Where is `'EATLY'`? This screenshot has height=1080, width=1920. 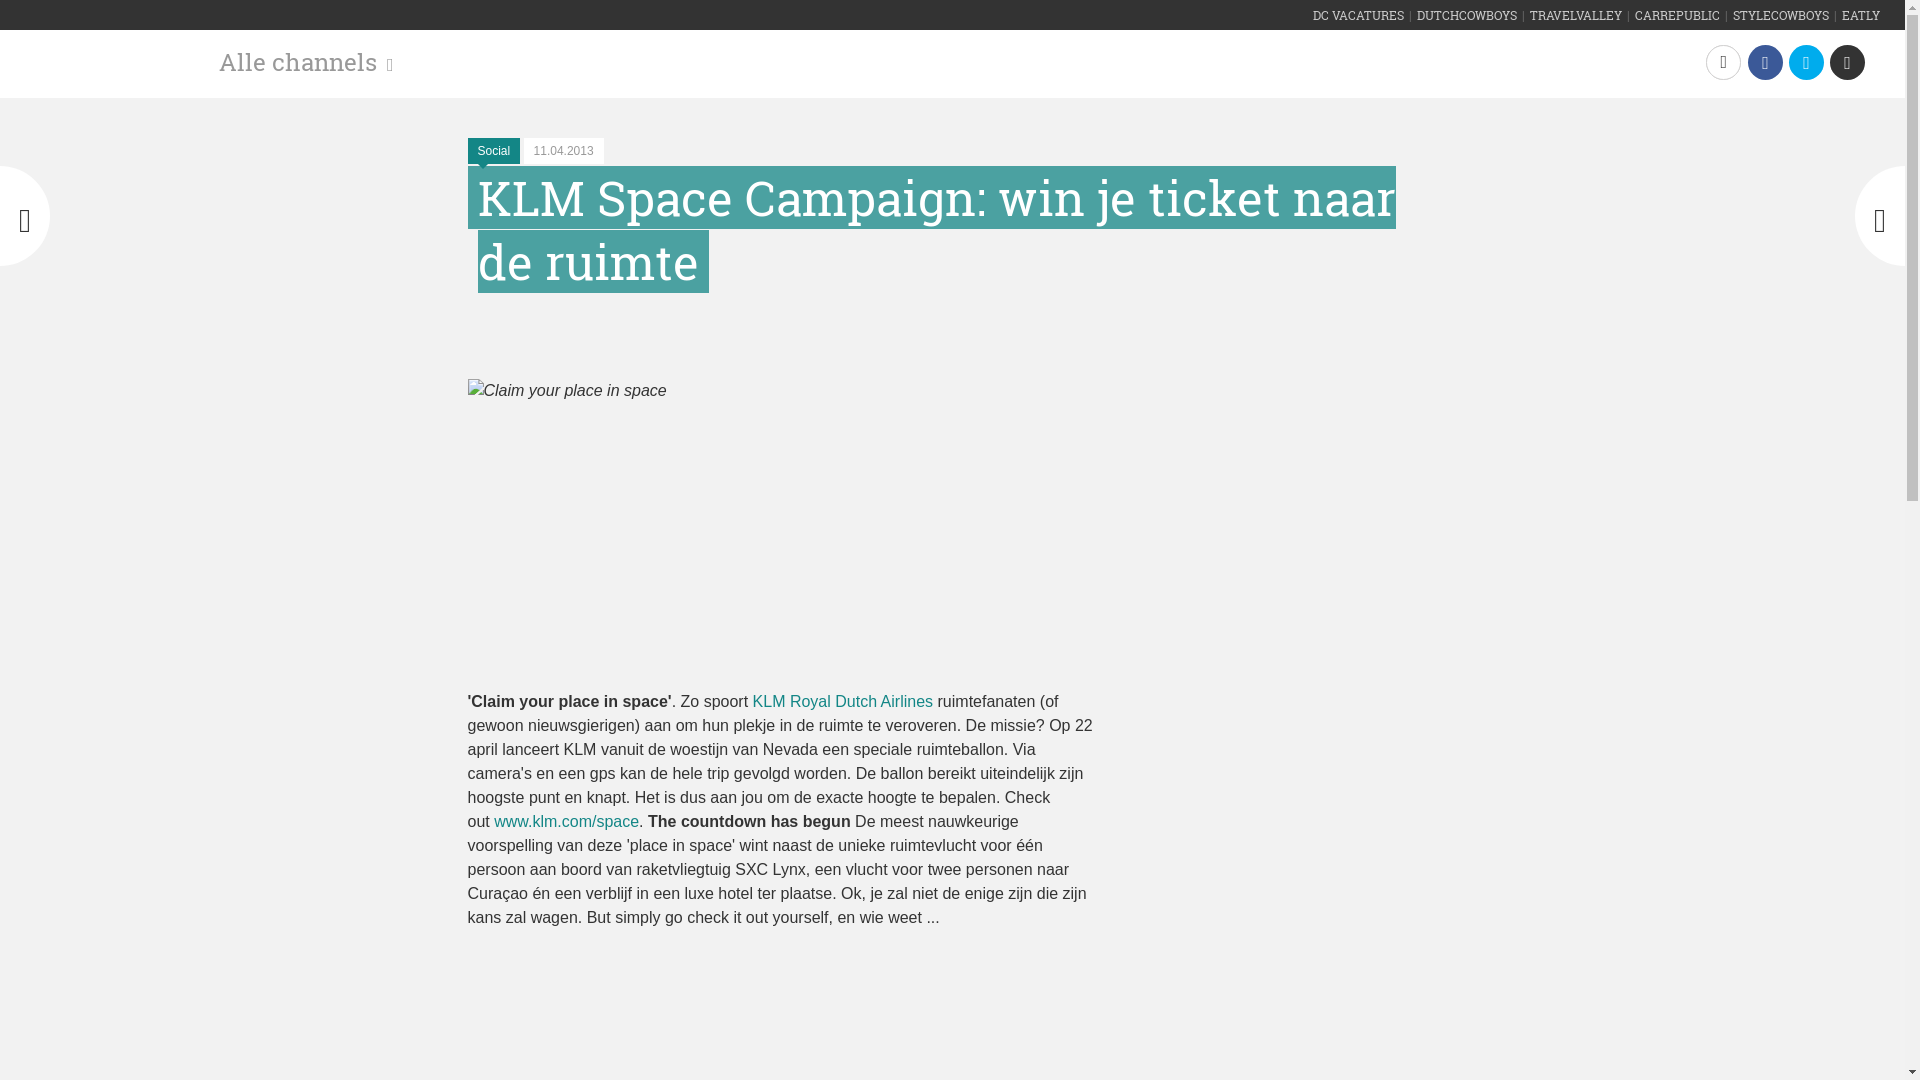
'EATLY' is located at coordinates (1860, 15).